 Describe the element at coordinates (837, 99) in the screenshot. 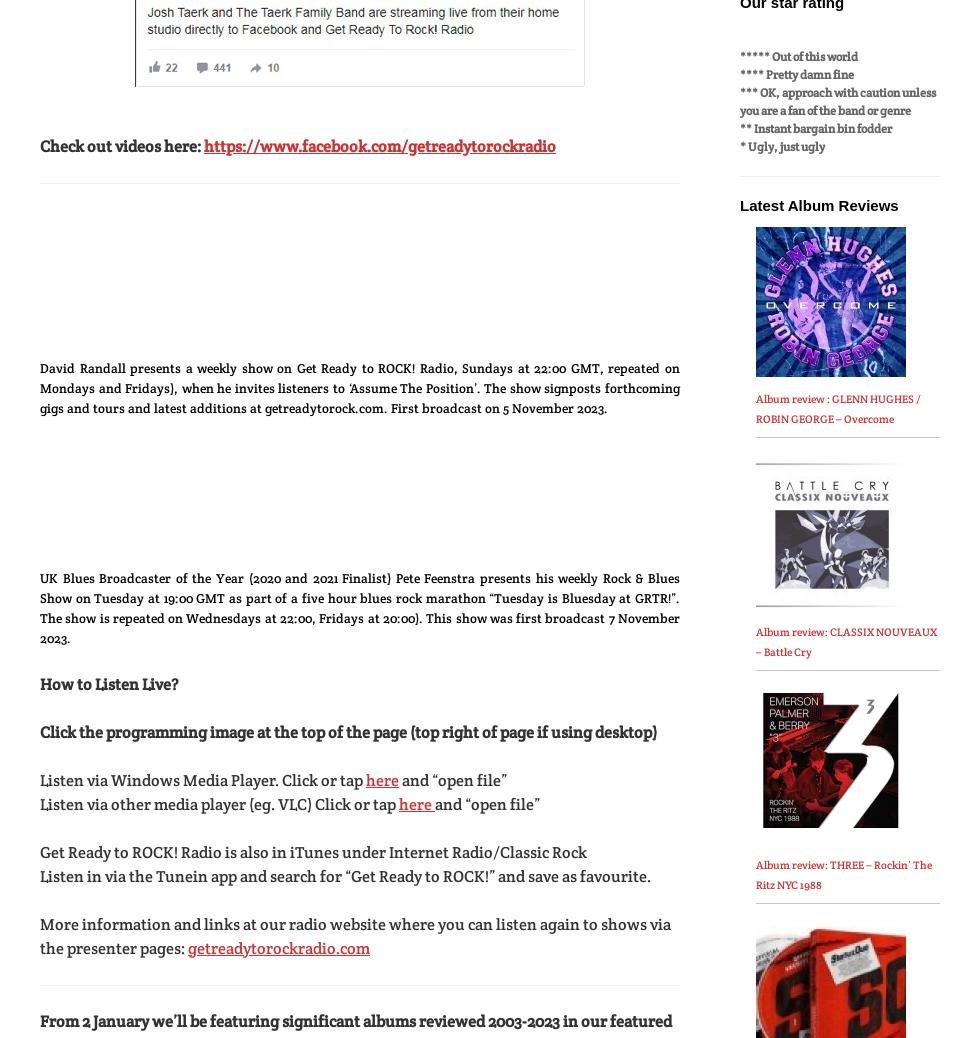

I see `'*** OK, approach with caution unless you are a fan of the band or genre'` at that location.